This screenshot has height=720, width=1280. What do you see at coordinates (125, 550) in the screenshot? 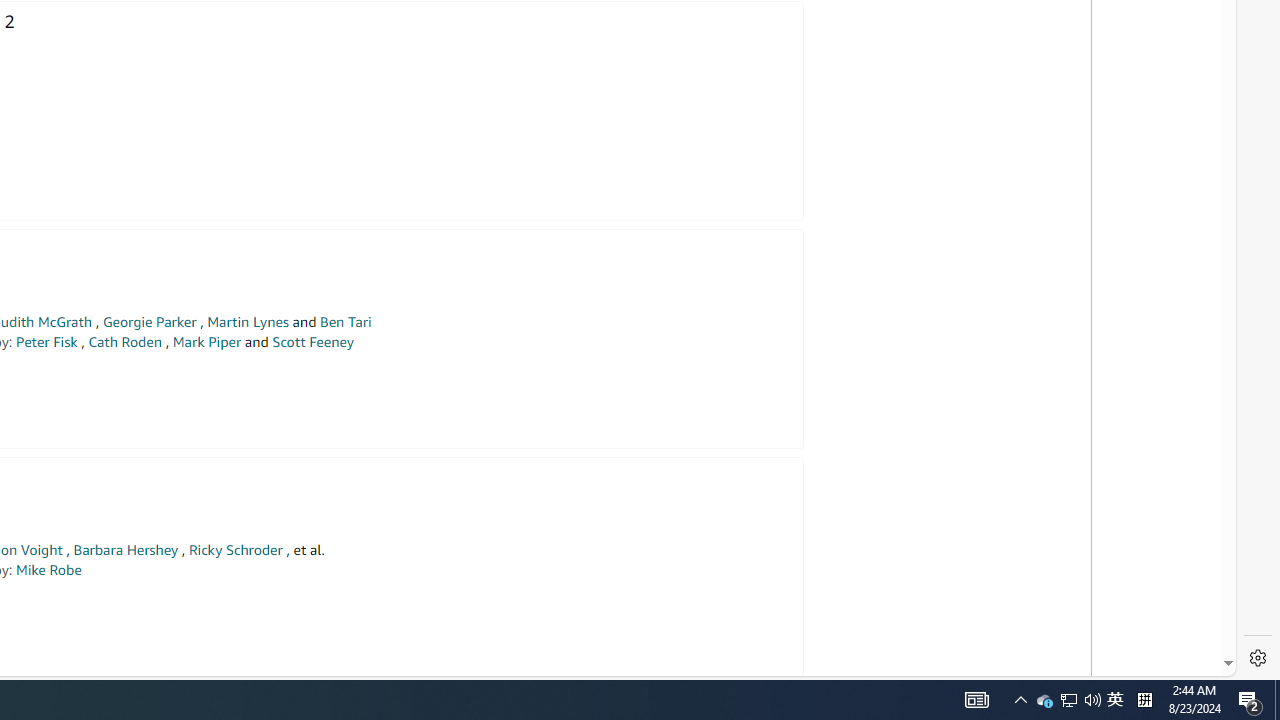
I see `'Barbara Hershey'` at bounding box center [125, 550].